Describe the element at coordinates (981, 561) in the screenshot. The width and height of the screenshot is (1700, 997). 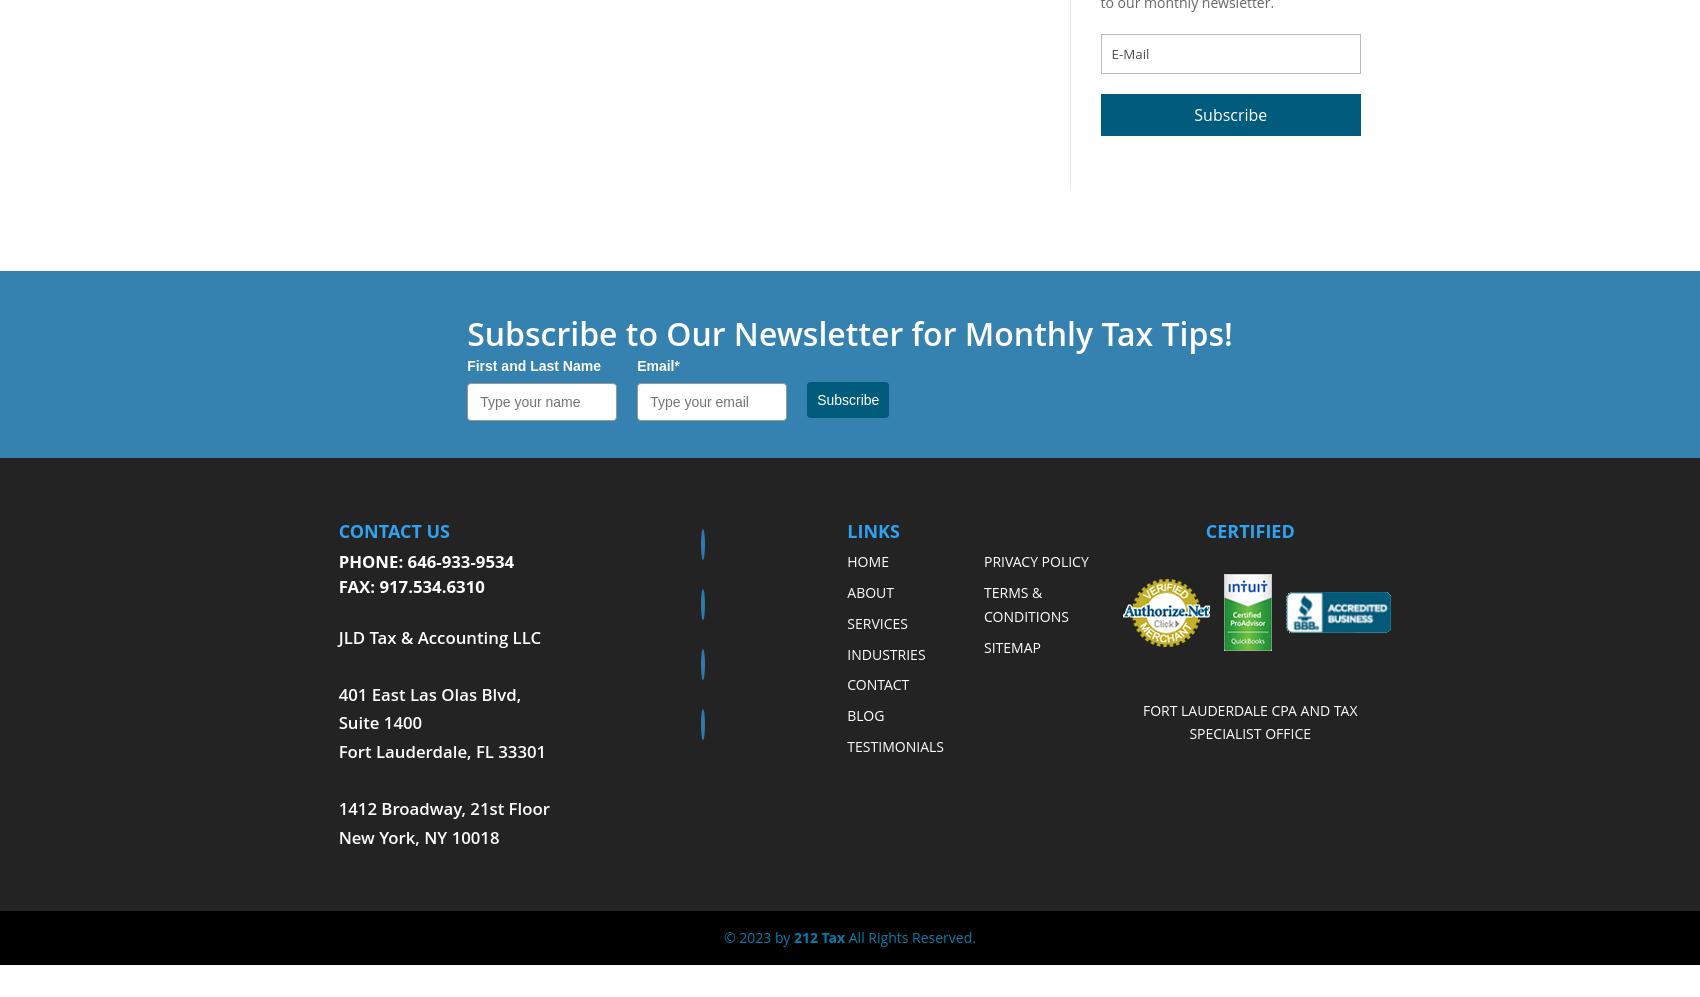
I see `'PRIVACY POLICY'` at that location.